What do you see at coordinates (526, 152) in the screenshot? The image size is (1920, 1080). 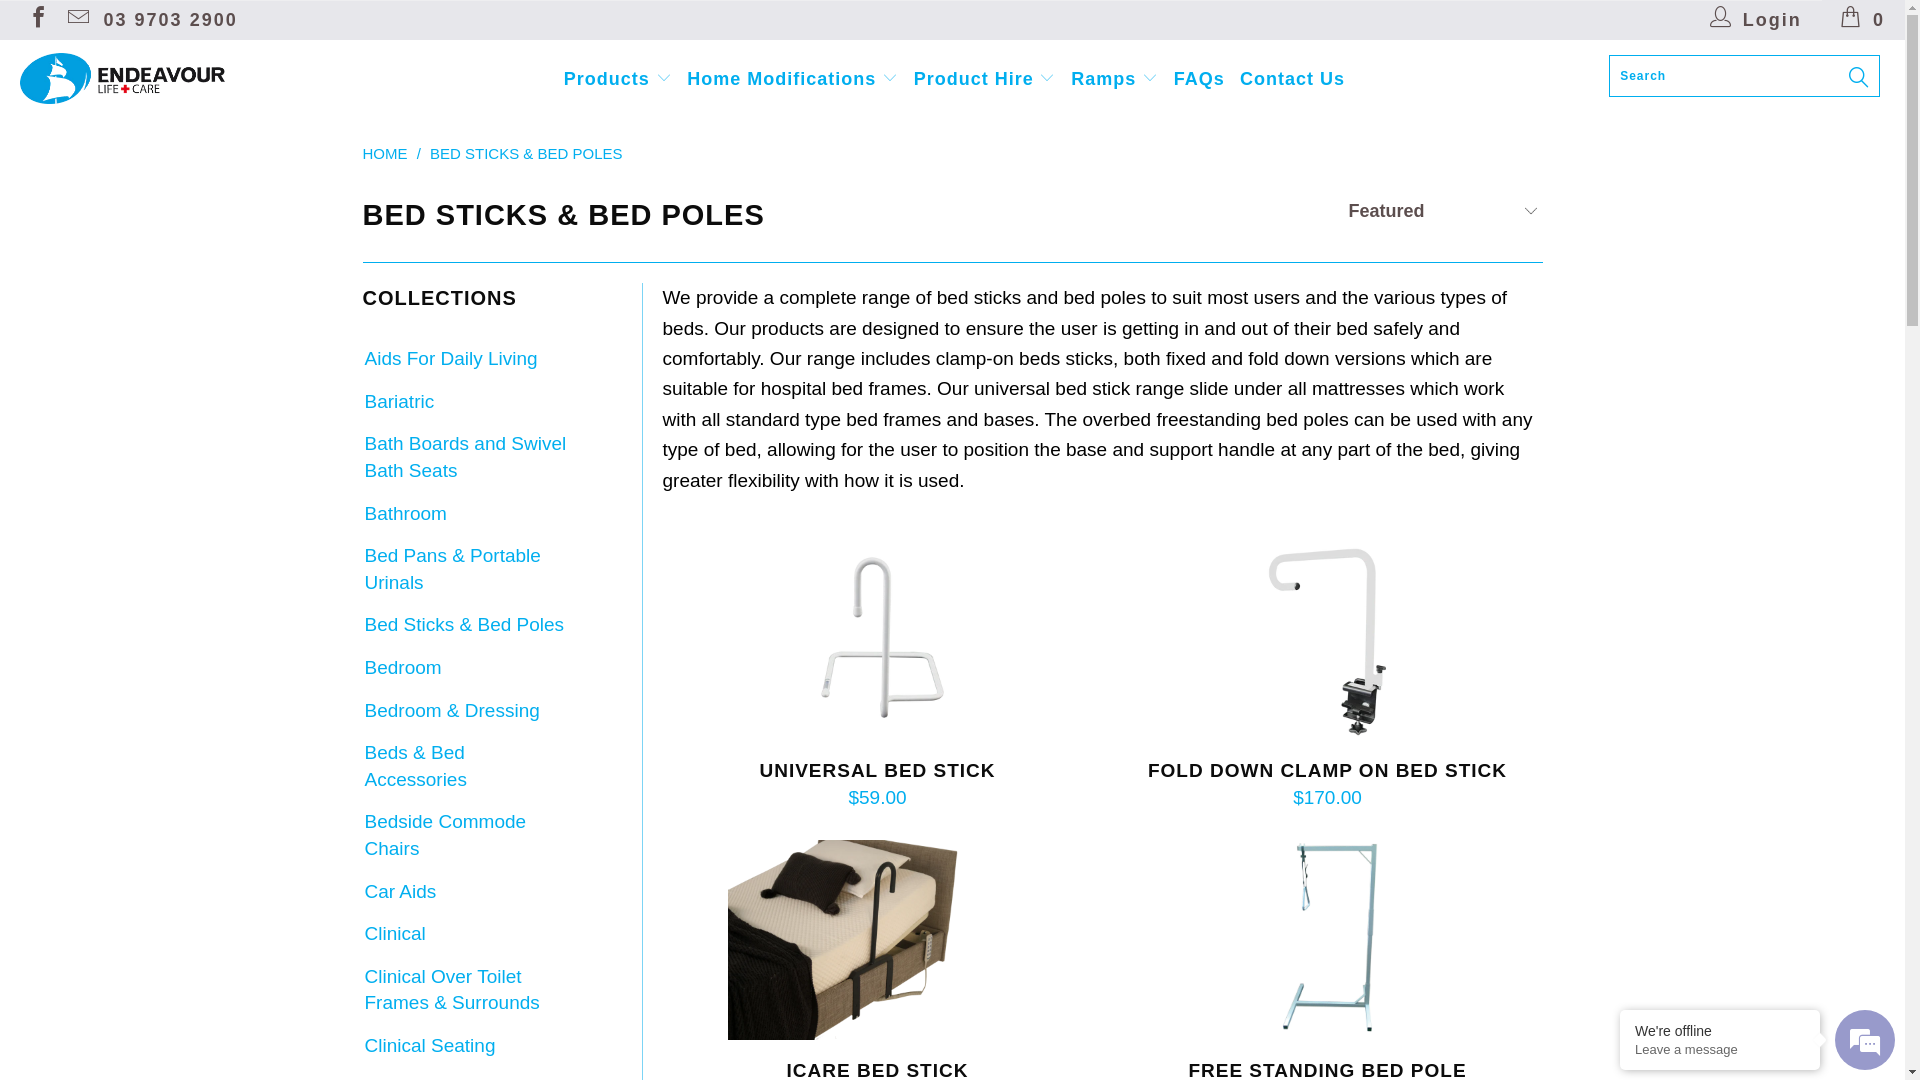 I see `'BED STICKS & BED POLES'` at bounding box center [526, 152].